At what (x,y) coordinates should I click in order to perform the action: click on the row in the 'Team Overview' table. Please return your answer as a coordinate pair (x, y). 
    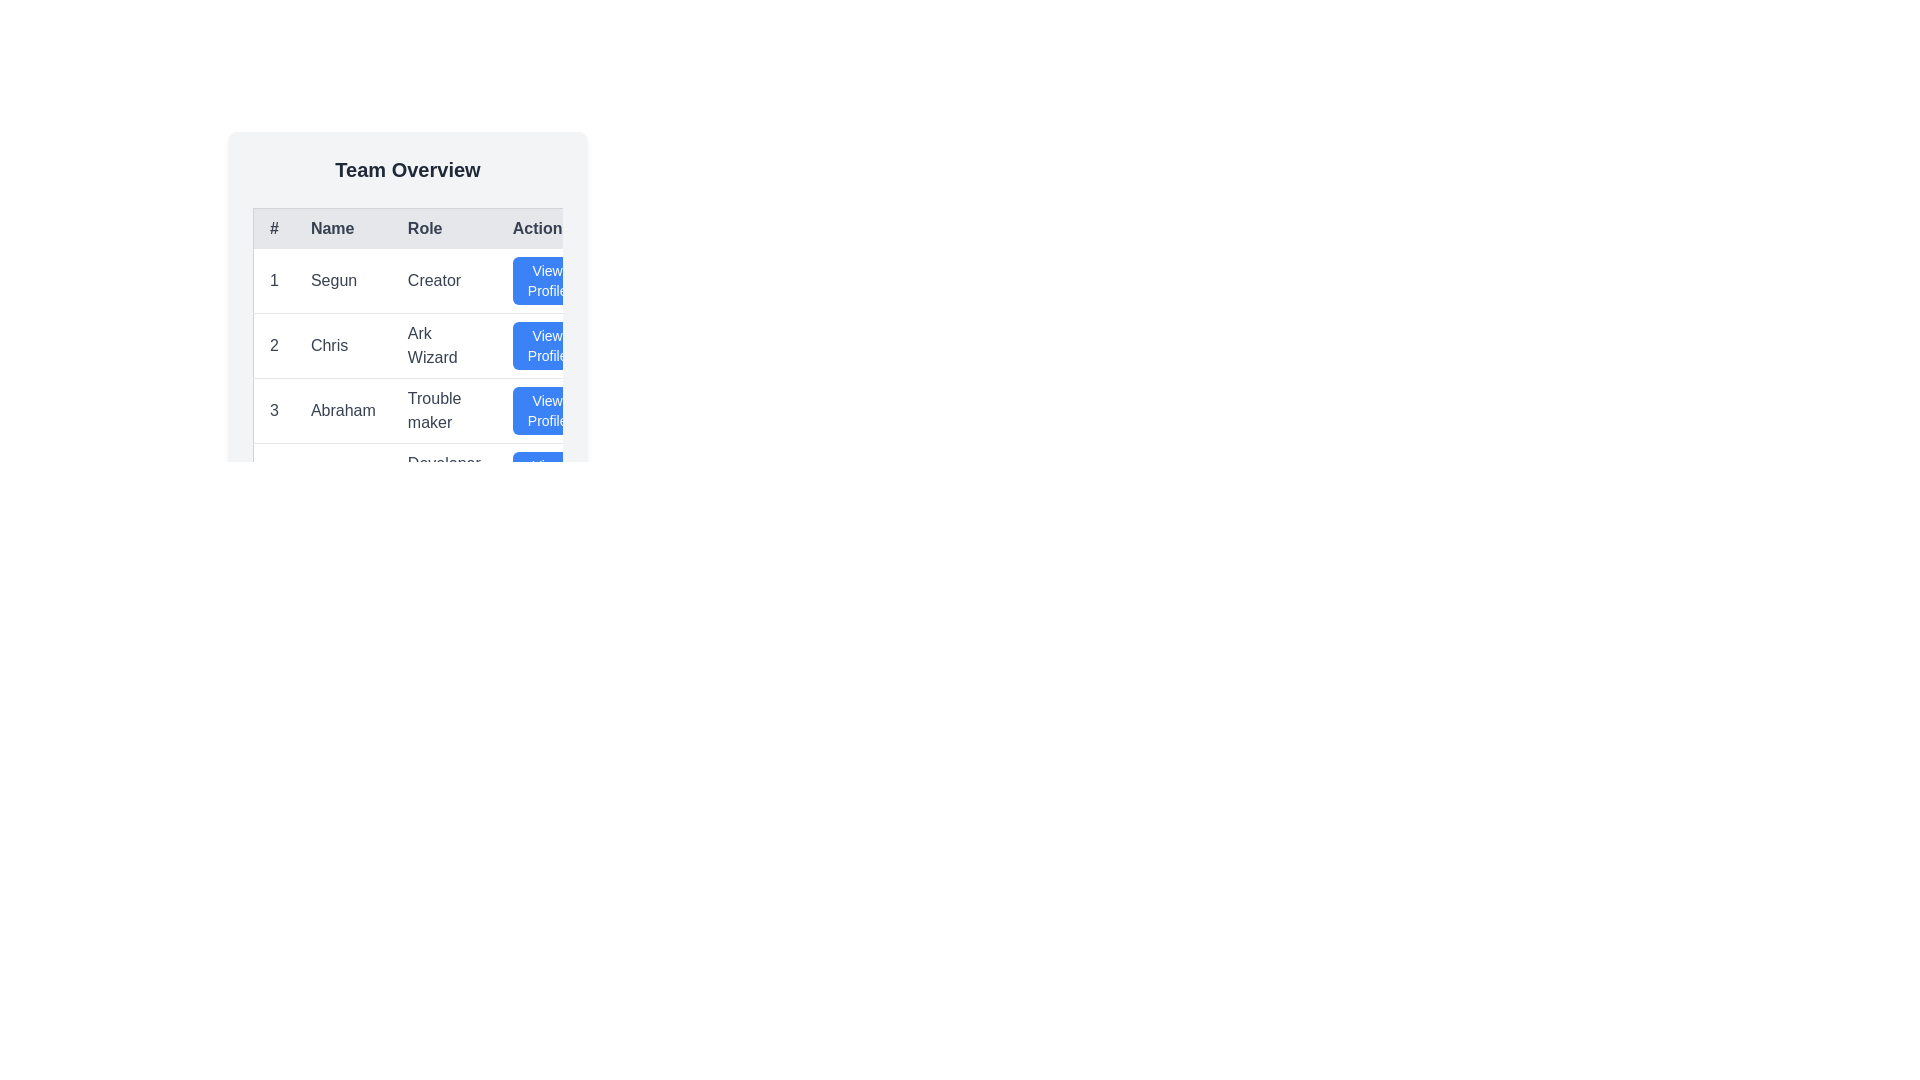
    Looking at the image, I should click on (407, 285).